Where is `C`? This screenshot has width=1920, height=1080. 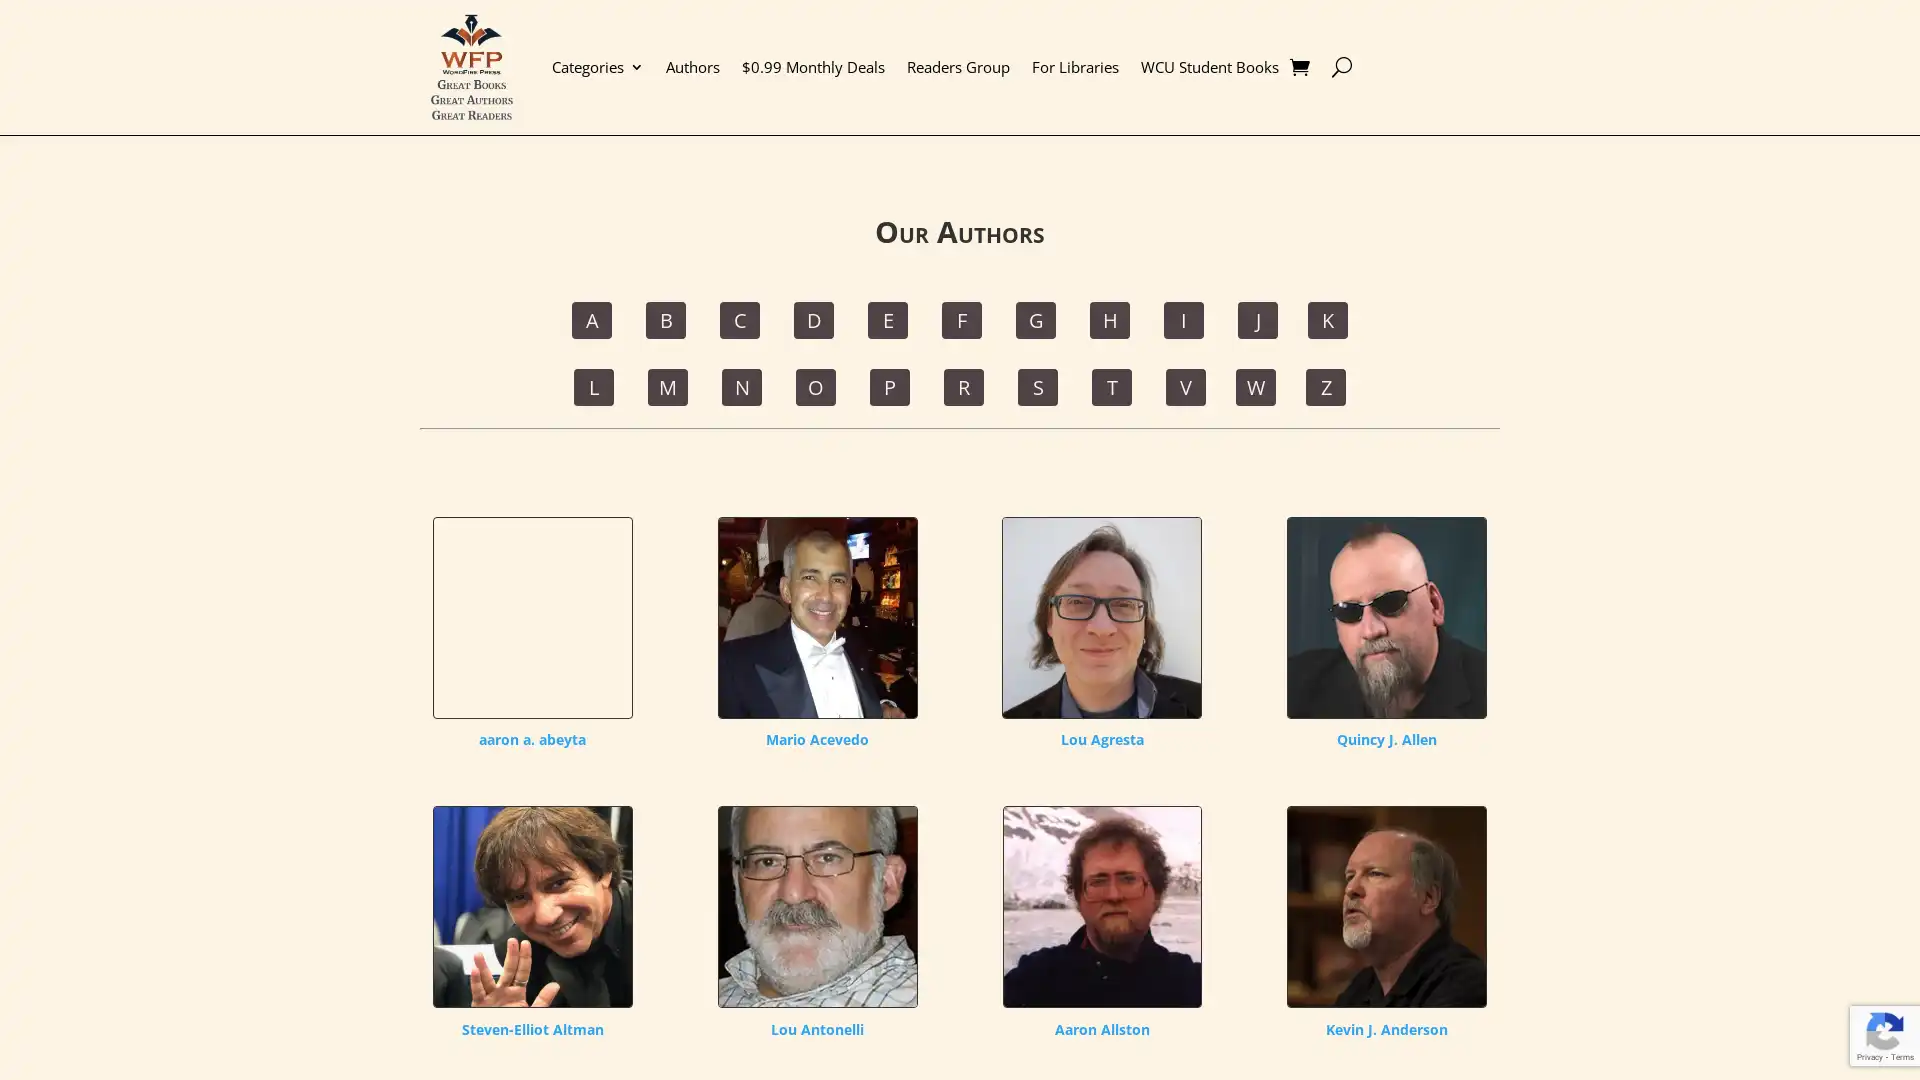 C is located at coordinates (738, 318).